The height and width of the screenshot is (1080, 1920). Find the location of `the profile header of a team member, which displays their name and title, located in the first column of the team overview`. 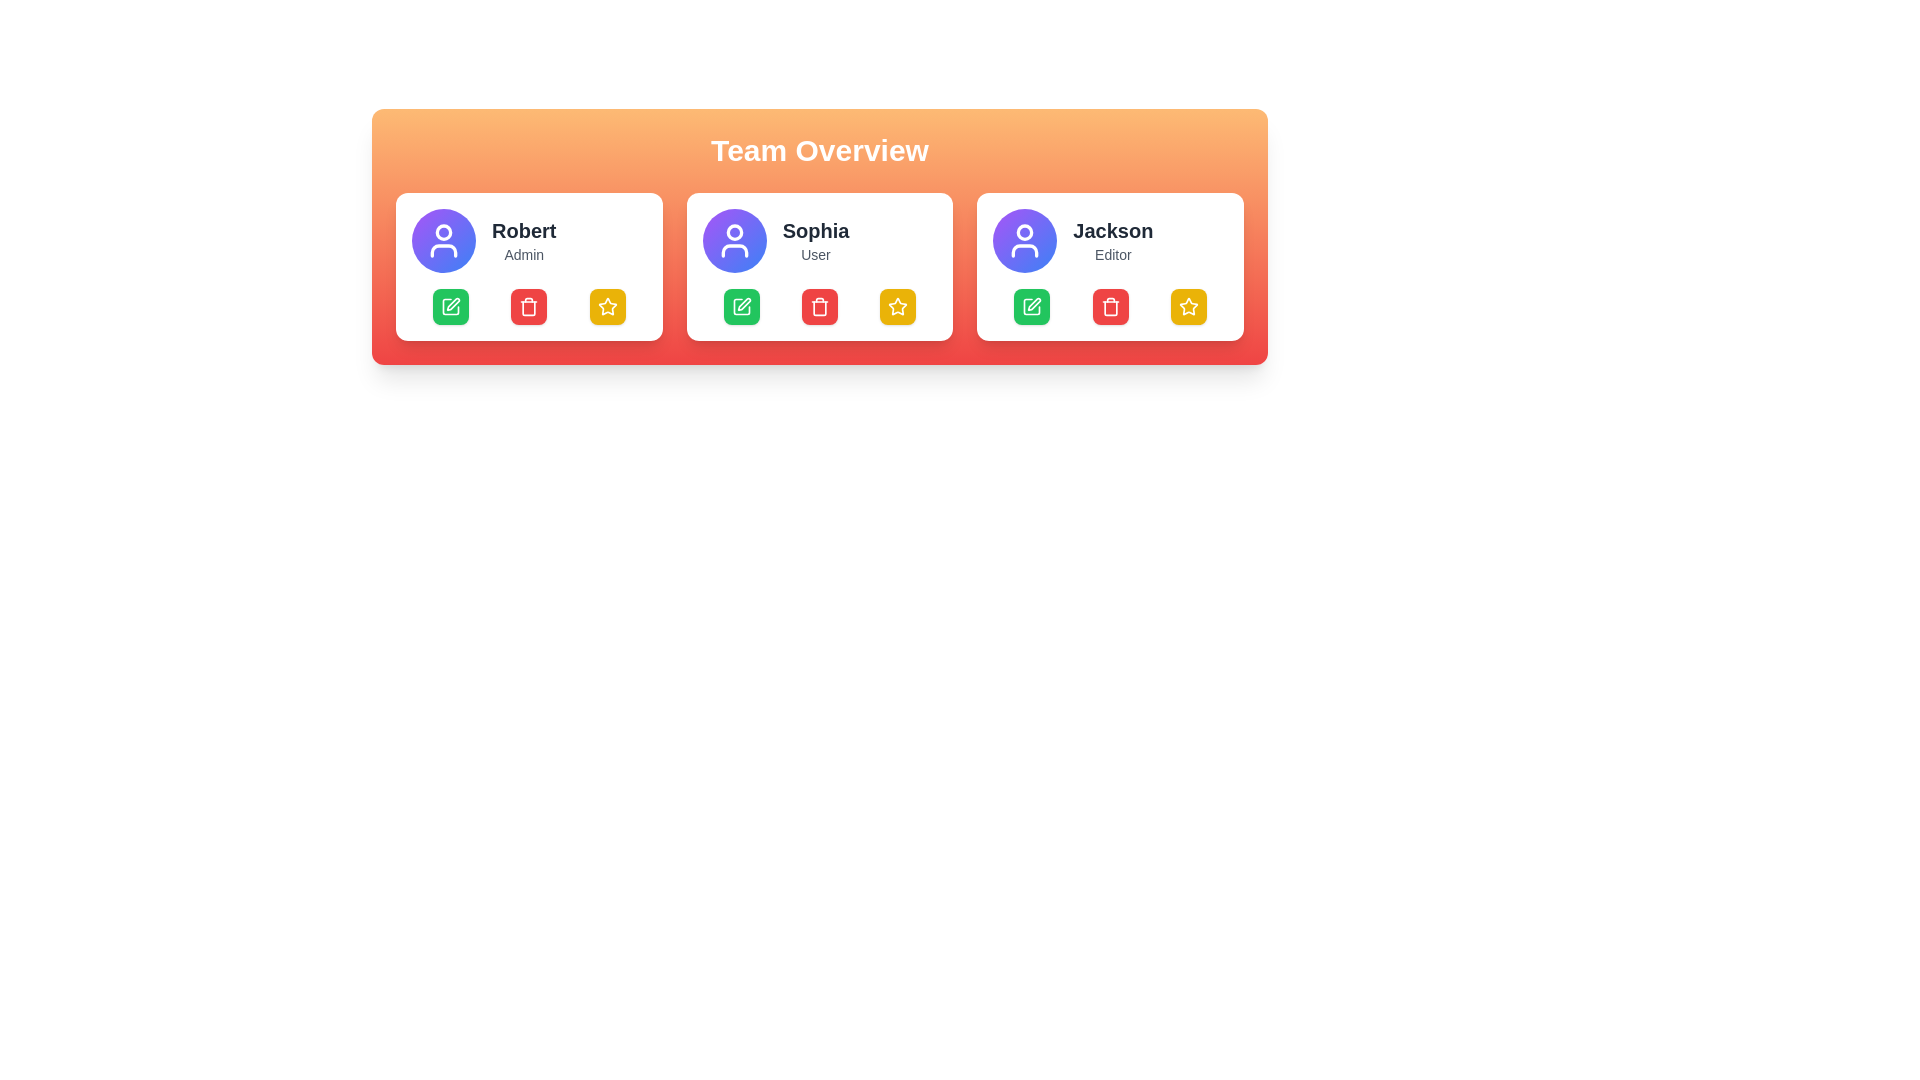

the profile header of a team member, which displays their name and title, located in the first column of the team overview is located at coordinates (529, 239).